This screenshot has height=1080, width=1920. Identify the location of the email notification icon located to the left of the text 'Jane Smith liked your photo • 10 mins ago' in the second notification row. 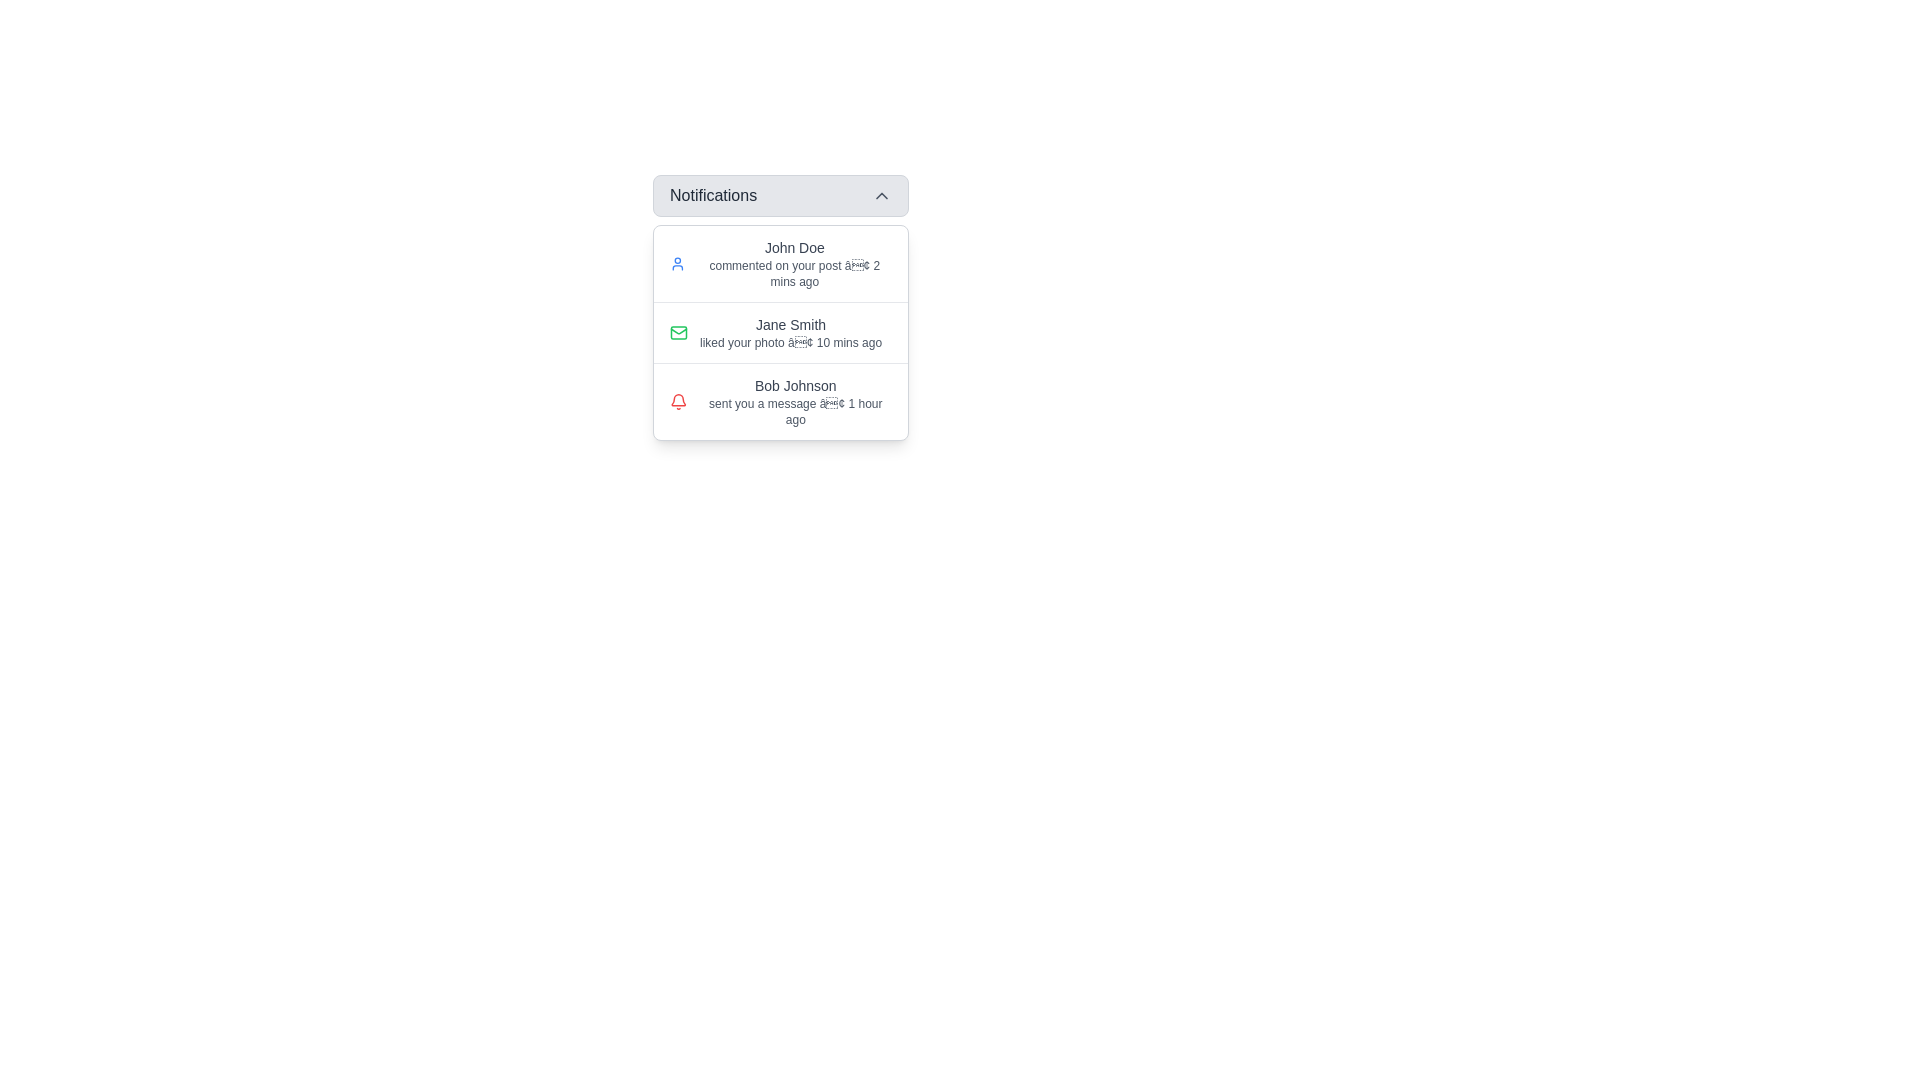
(678, 331).